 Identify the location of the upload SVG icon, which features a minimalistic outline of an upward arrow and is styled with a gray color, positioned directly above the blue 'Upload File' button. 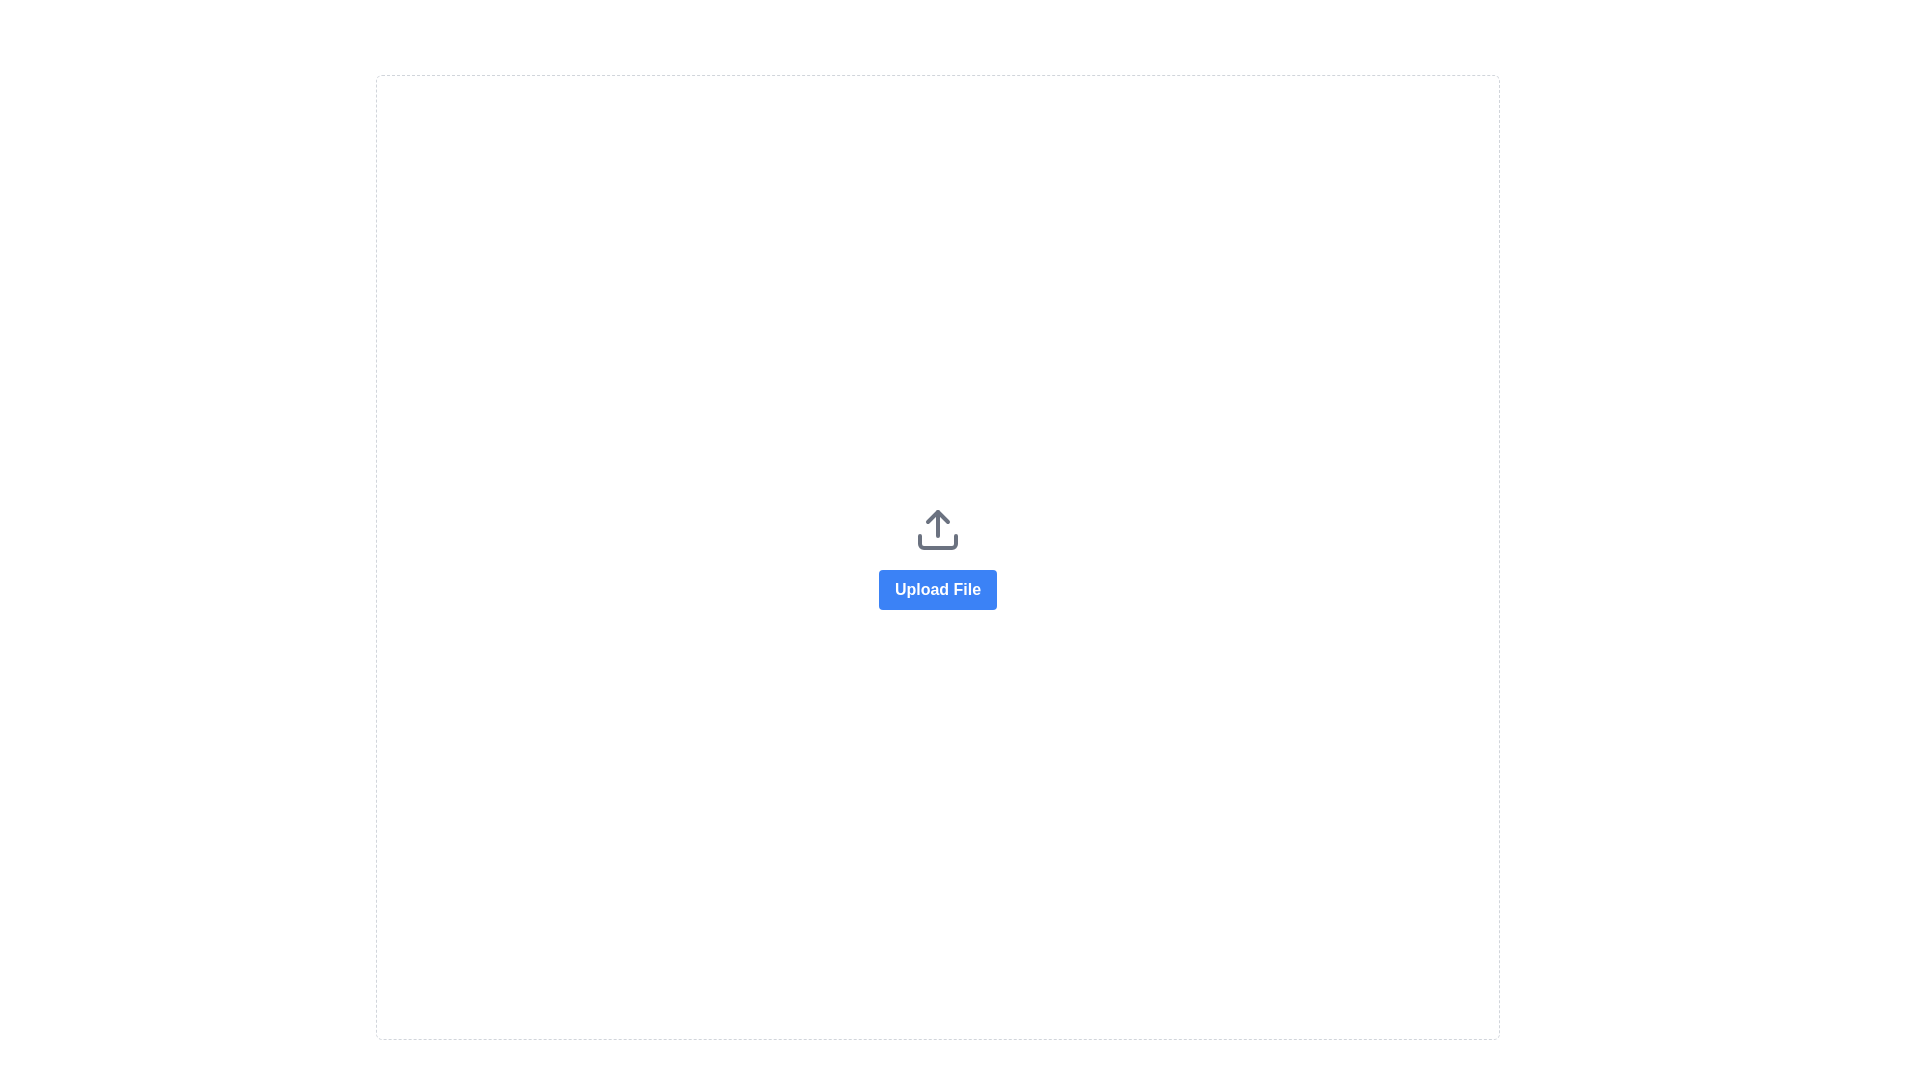
(936, 528).